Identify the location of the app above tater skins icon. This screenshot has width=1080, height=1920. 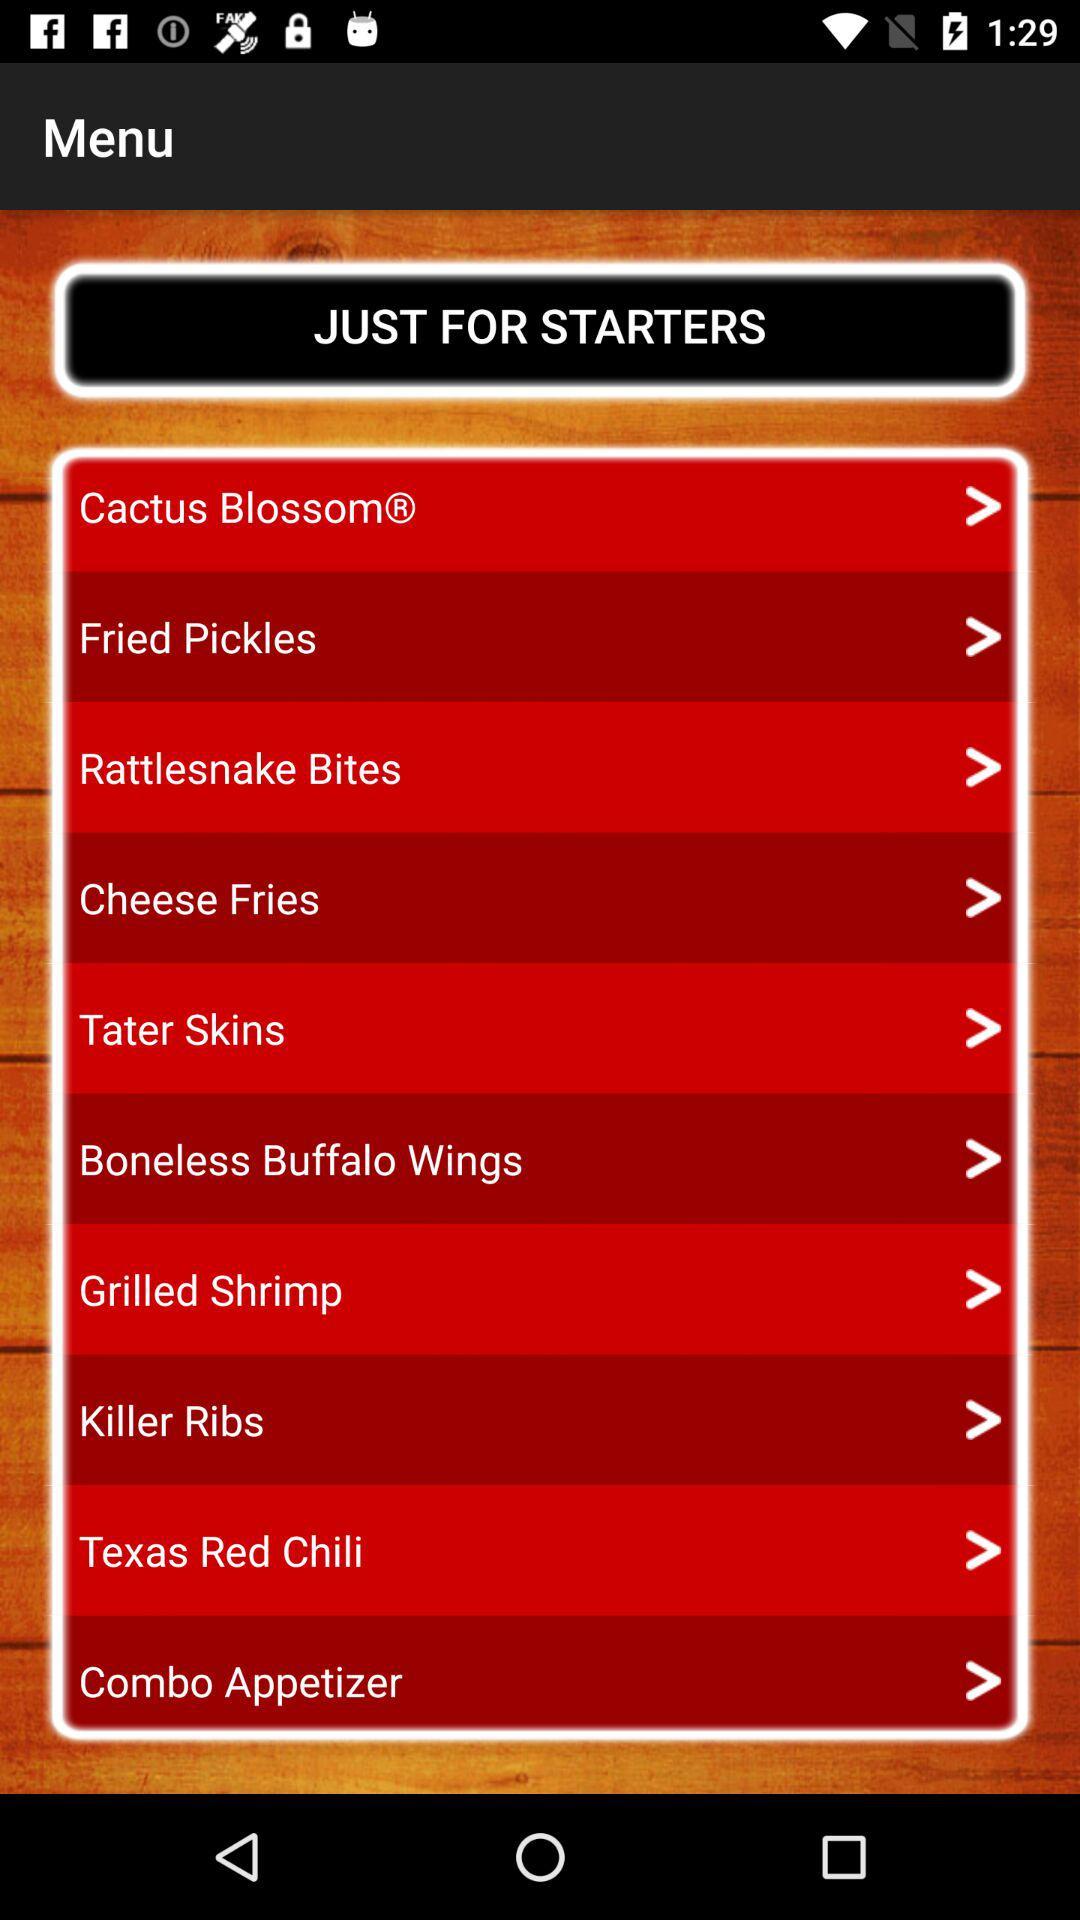
(181, 897).